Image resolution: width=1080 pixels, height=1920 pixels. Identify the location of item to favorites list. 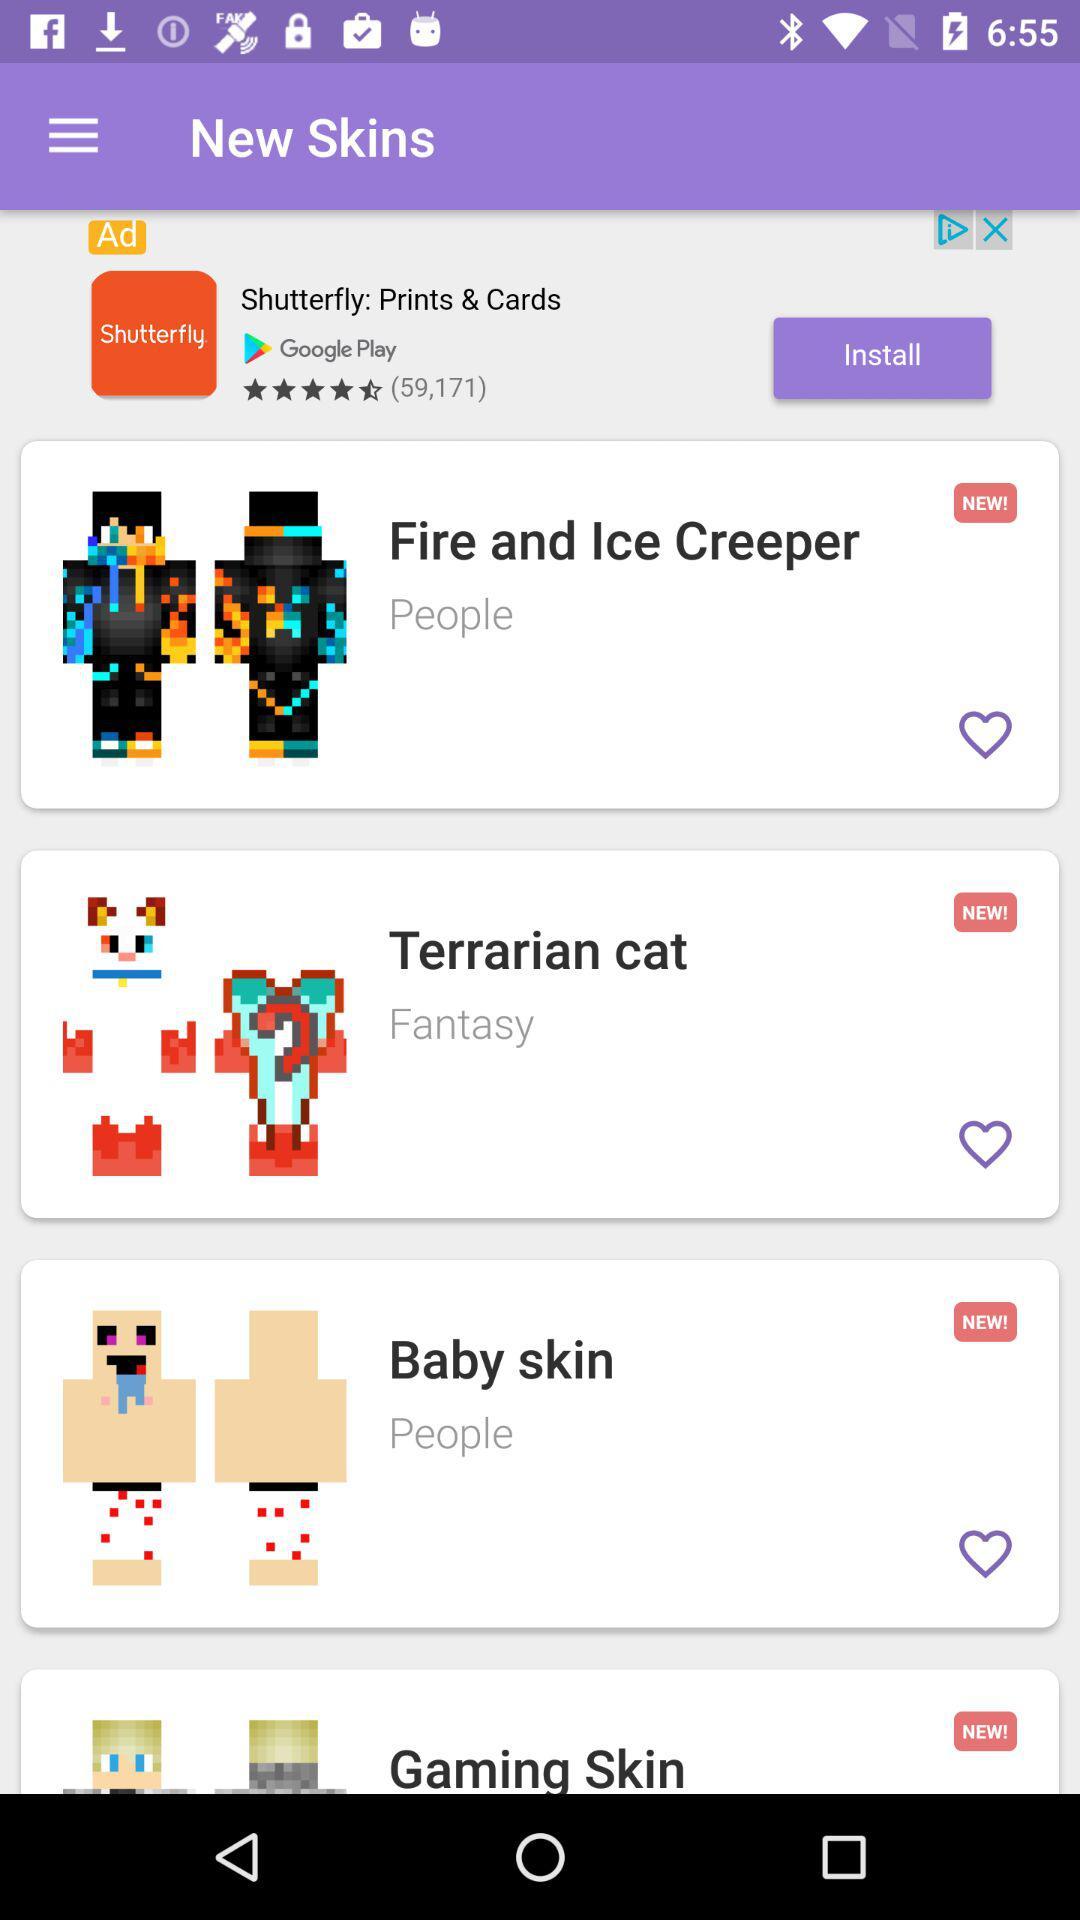
(984, 733).